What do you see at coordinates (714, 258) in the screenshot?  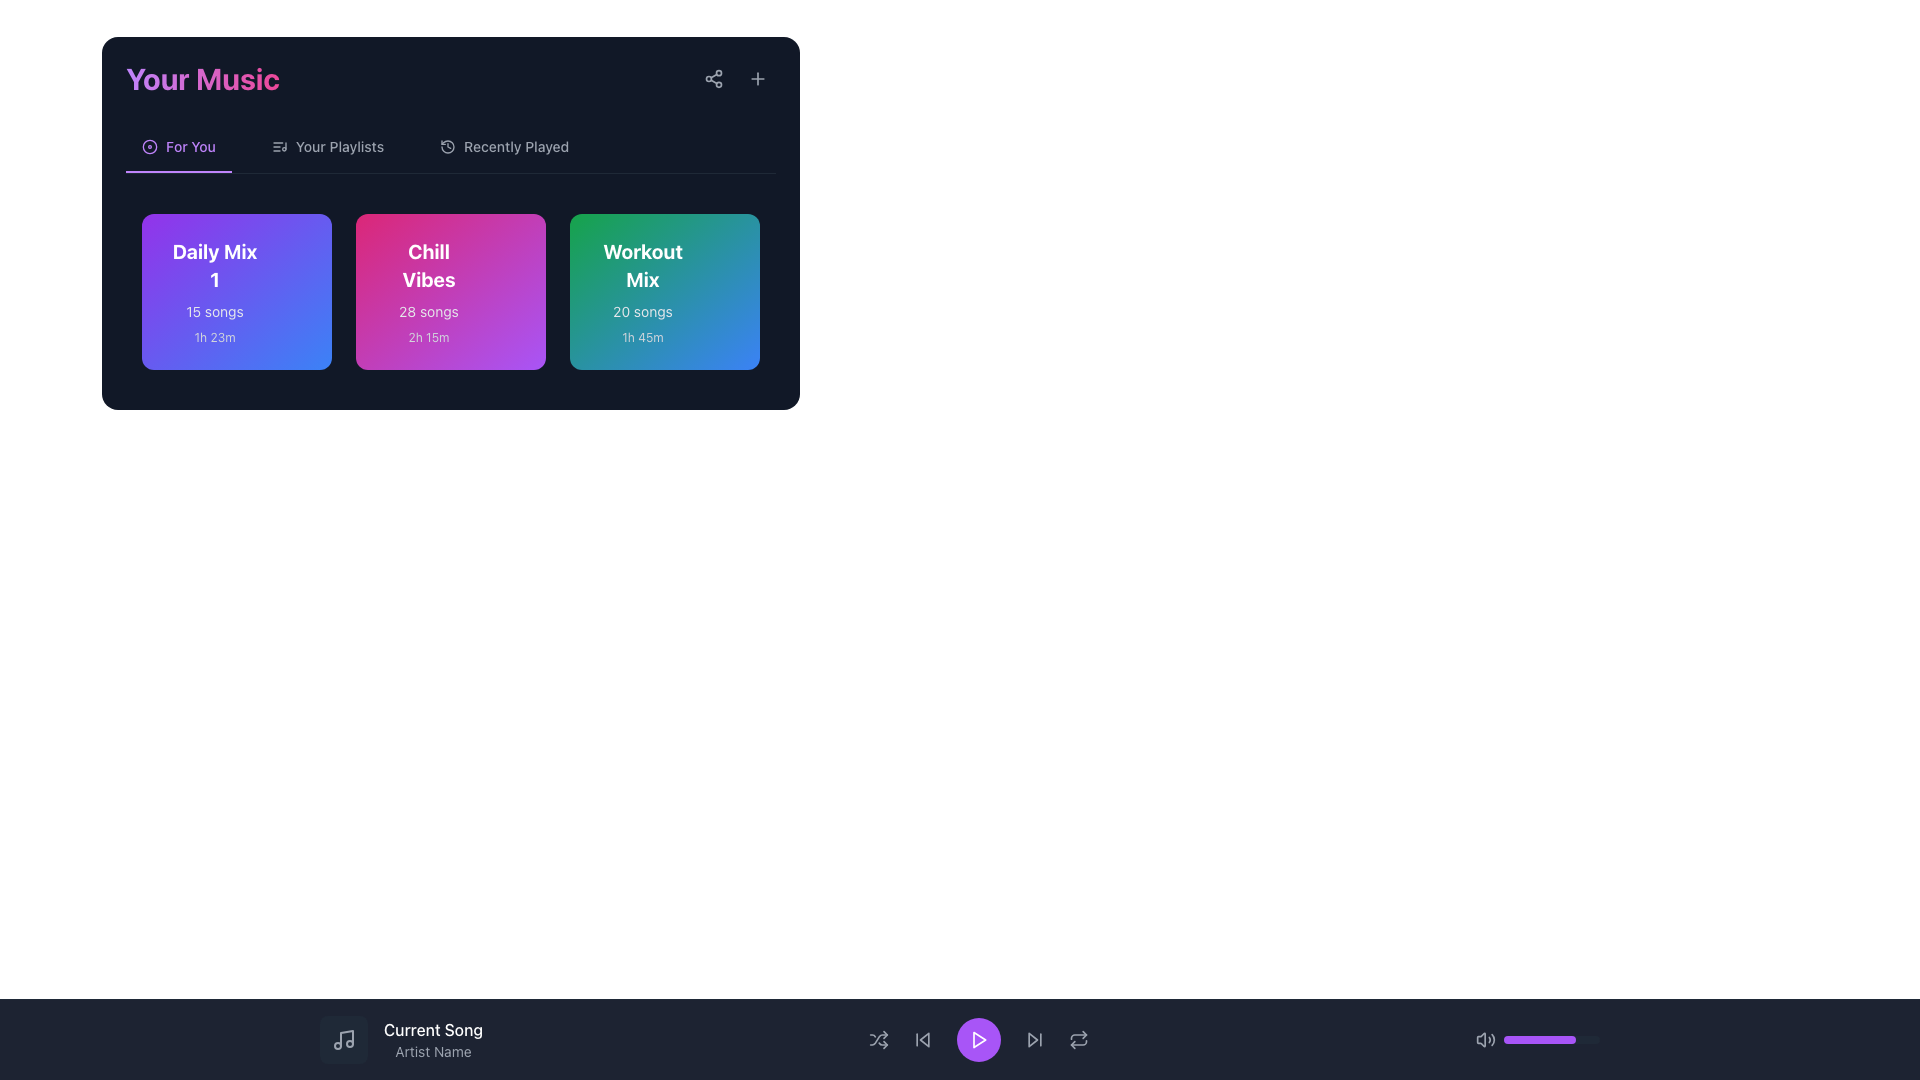 I see `the button located in the upper-right corner of the 'Workout Mix' playlist tile to make it more visible` at bounding box center [714, 258].